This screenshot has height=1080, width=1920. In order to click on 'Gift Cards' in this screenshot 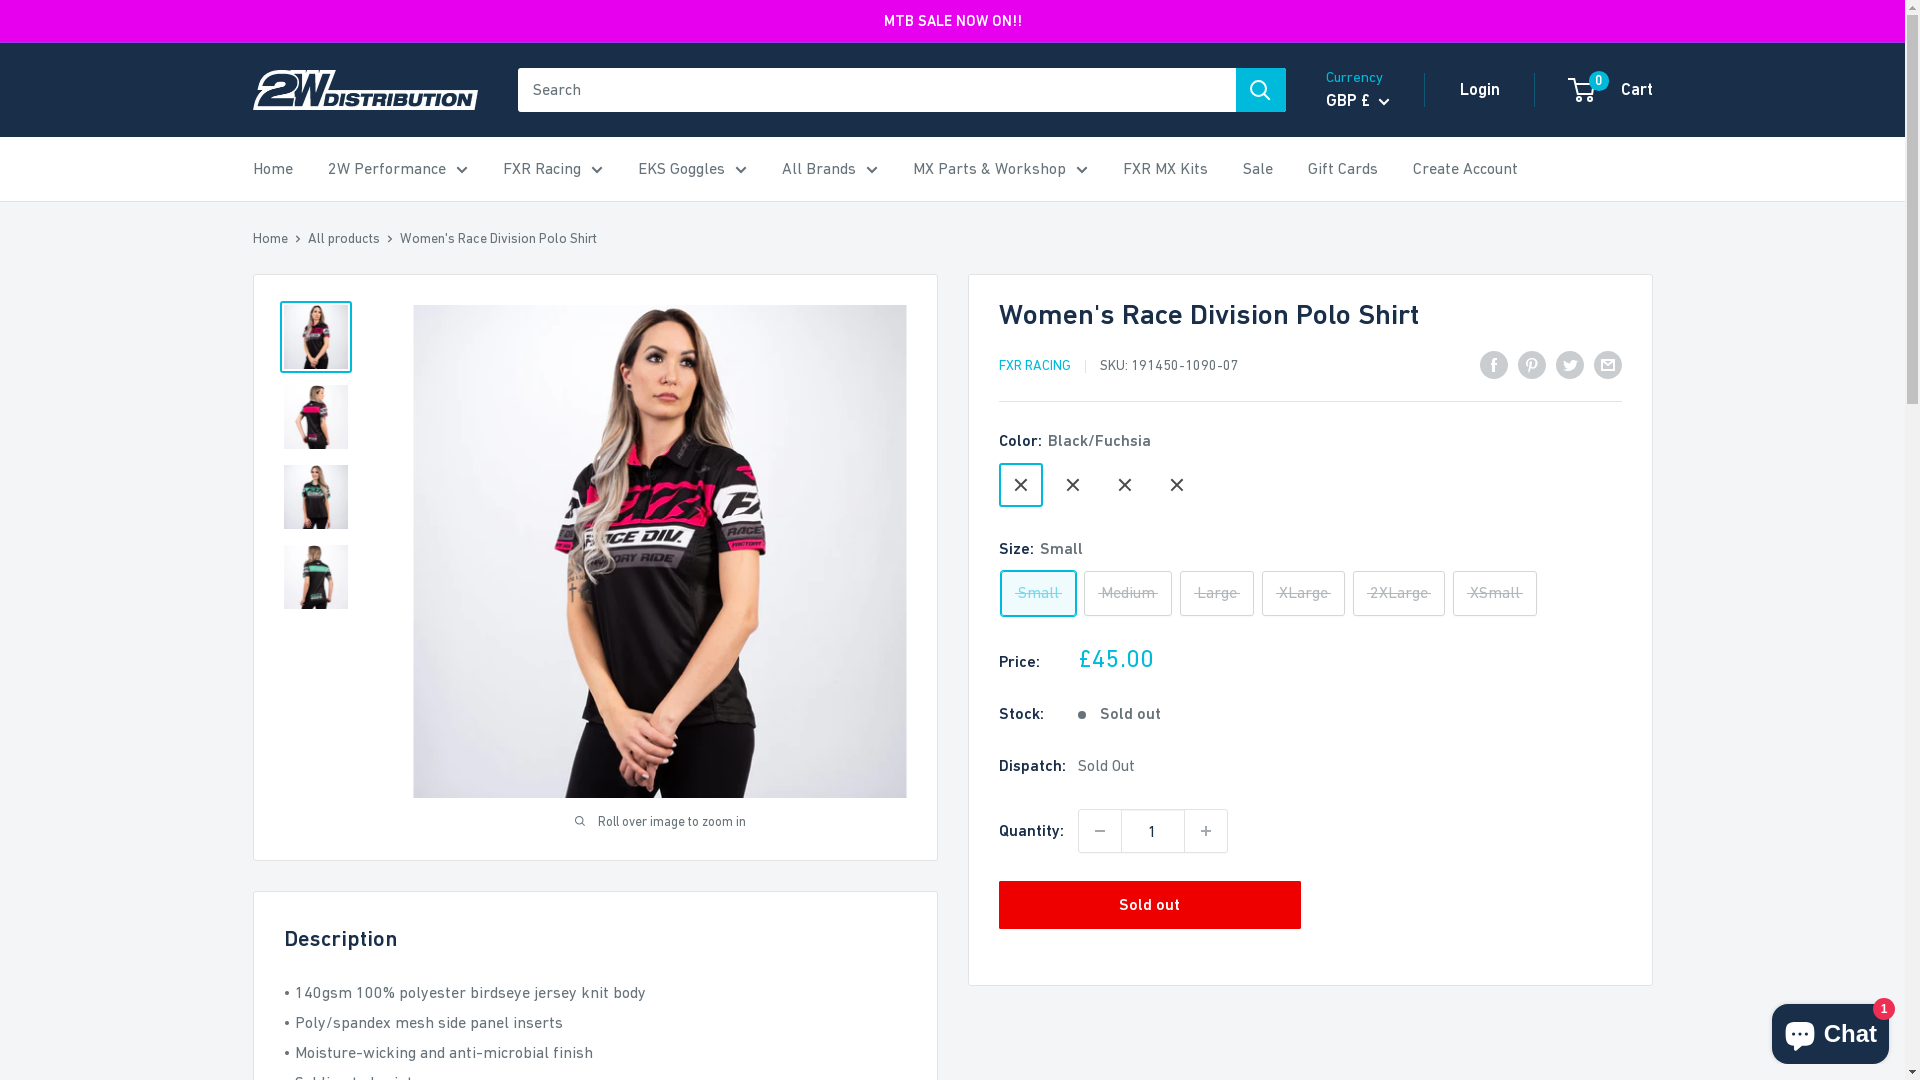, I will do `click(1343, 168)`.